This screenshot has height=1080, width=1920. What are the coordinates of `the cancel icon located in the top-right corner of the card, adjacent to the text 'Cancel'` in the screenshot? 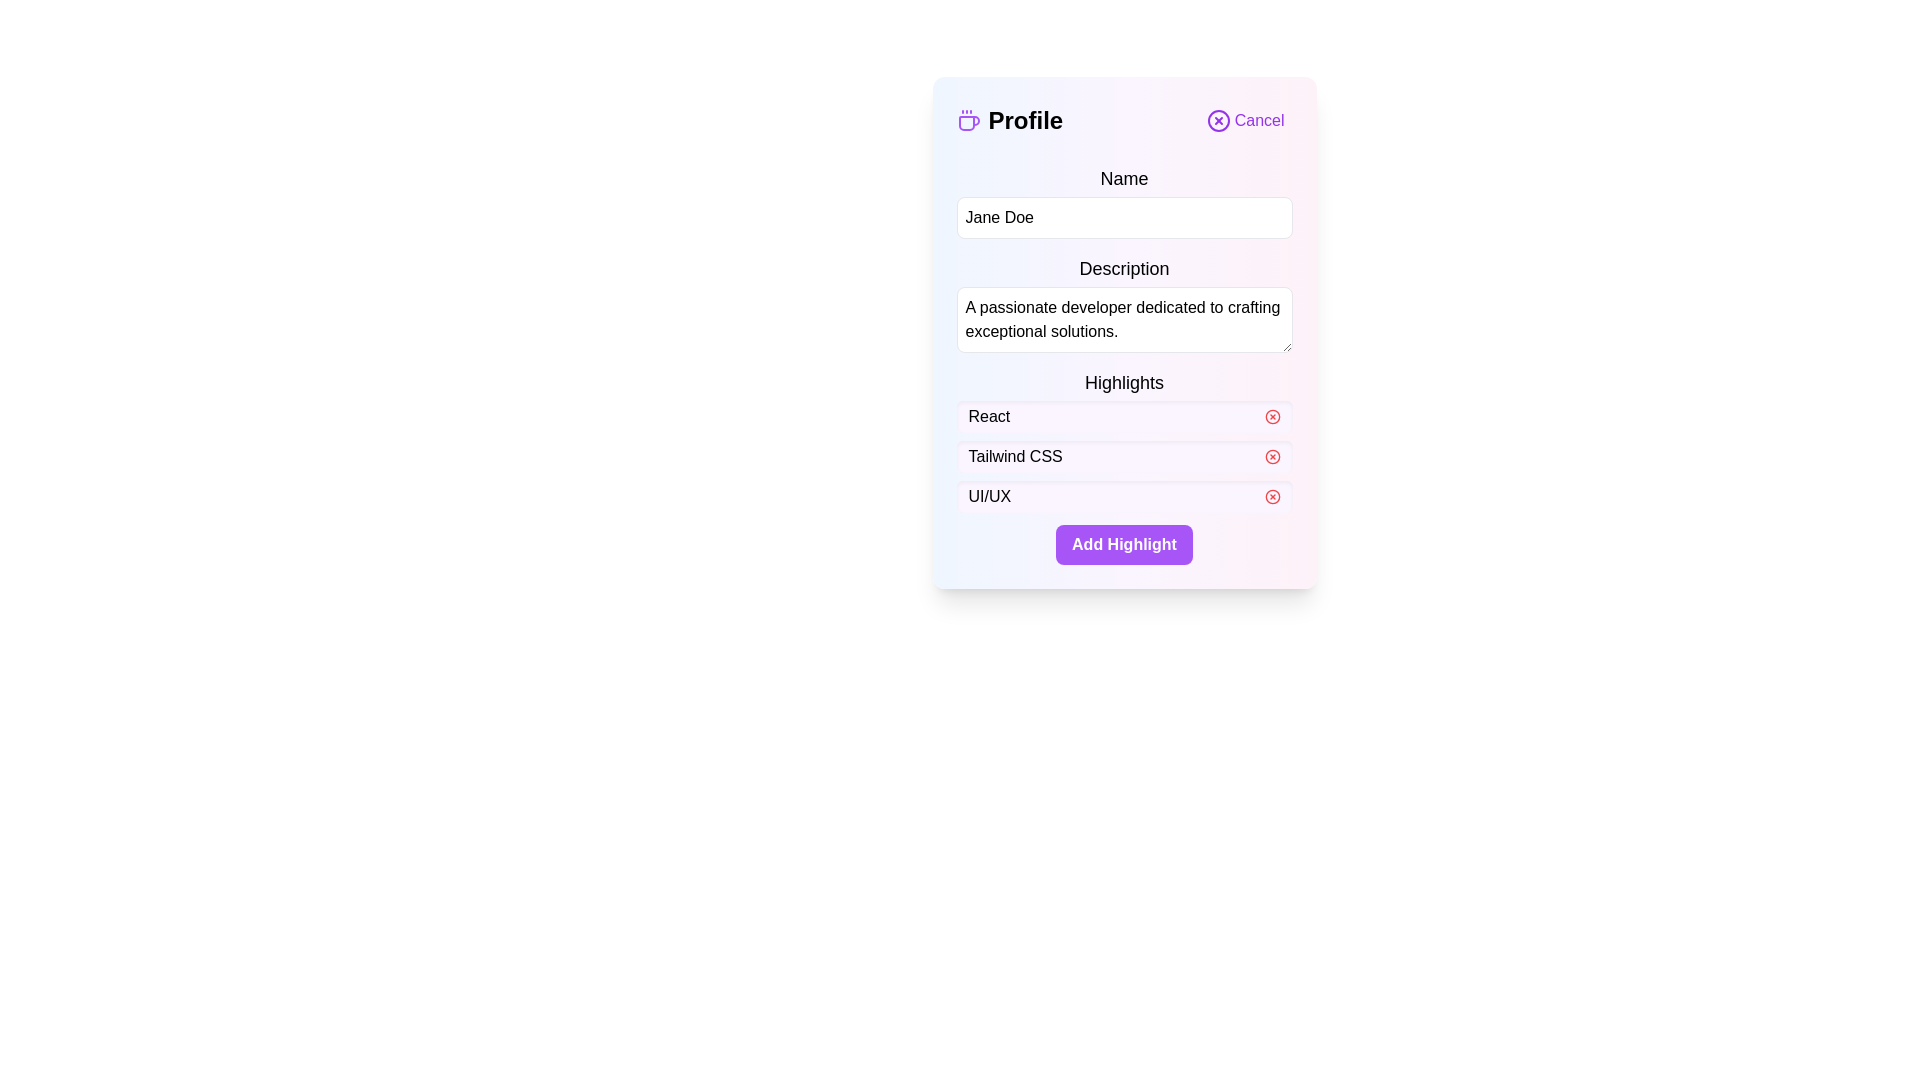 It's located at (1217, 120).